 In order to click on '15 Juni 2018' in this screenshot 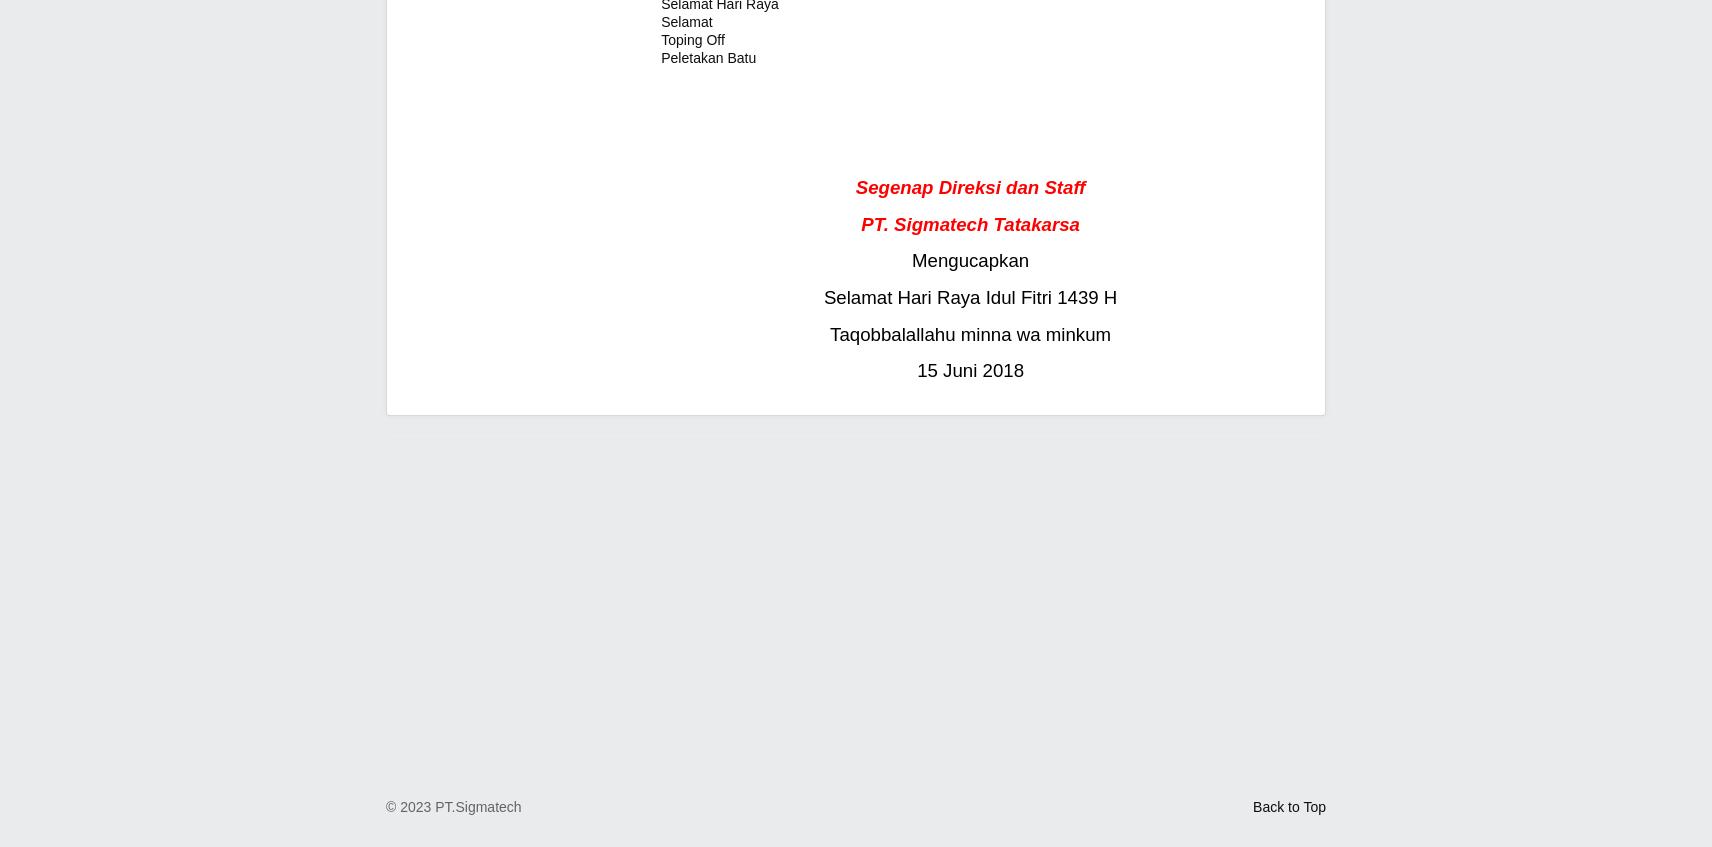, I will do `click(969, 369)`.